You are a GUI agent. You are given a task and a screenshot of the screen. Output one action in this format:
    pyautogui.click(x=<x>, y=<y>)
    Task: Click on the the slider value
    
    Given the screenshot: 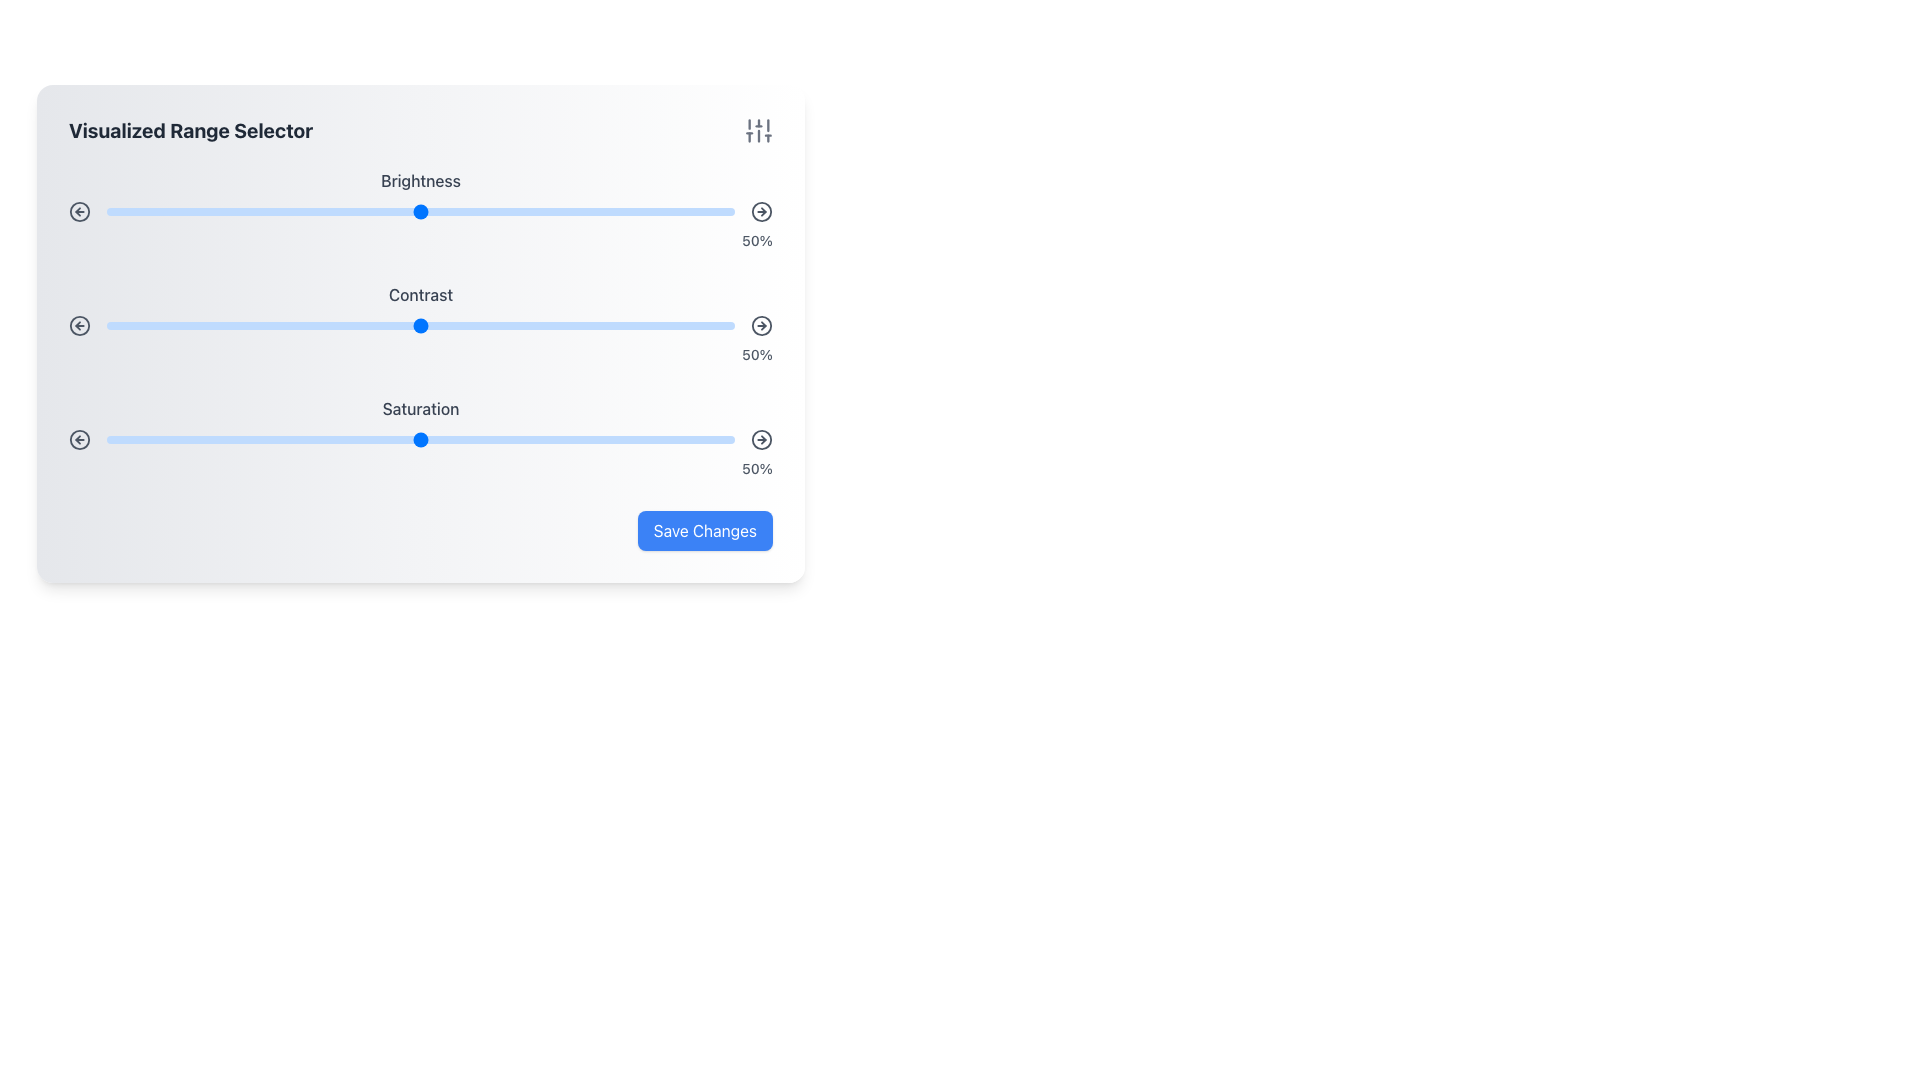 What is the action you would take?
    pyautogui.click(x=377, y=325)
    